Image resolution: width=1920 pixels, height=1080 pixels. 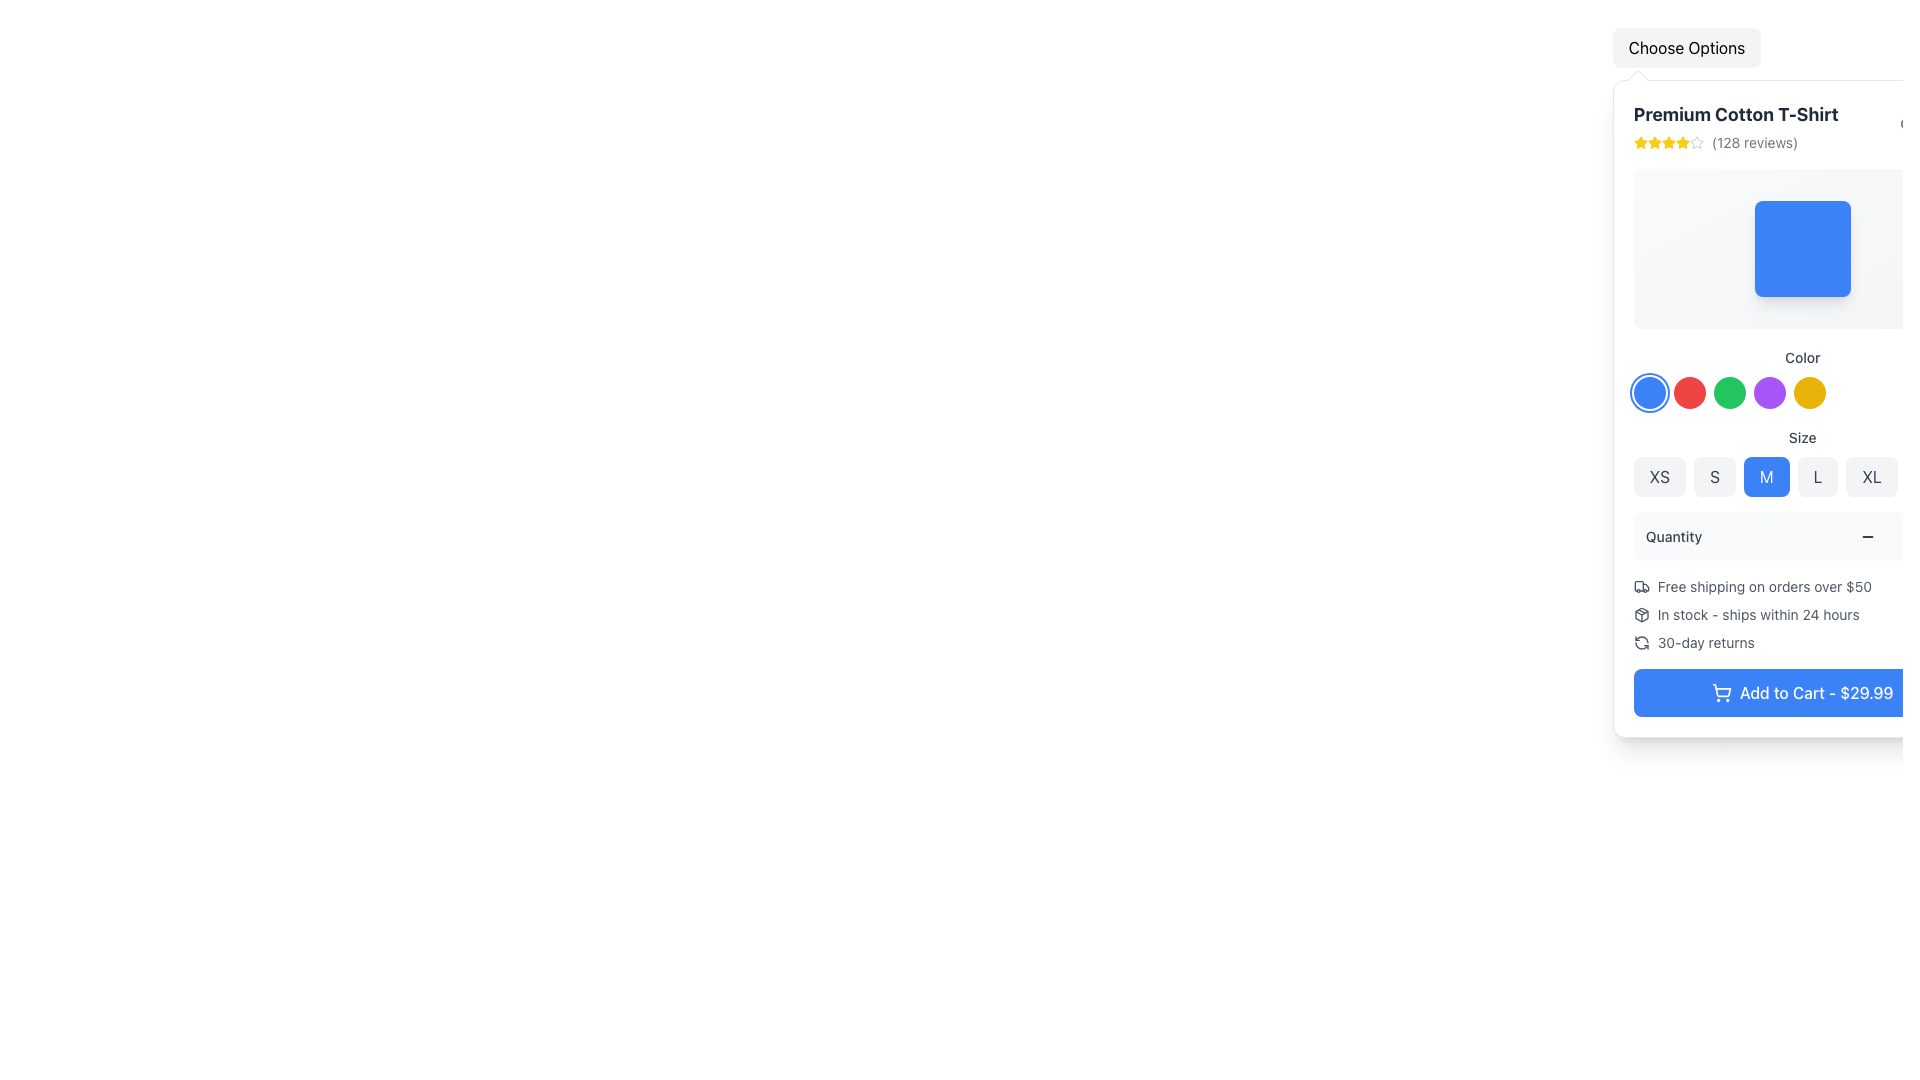 What do you see at coordinates (1766, 477) in the screenshot?
I see `the medium-sized blue button with white text displaying 'M' in the size selector group` at bounding box center [1766, 477].